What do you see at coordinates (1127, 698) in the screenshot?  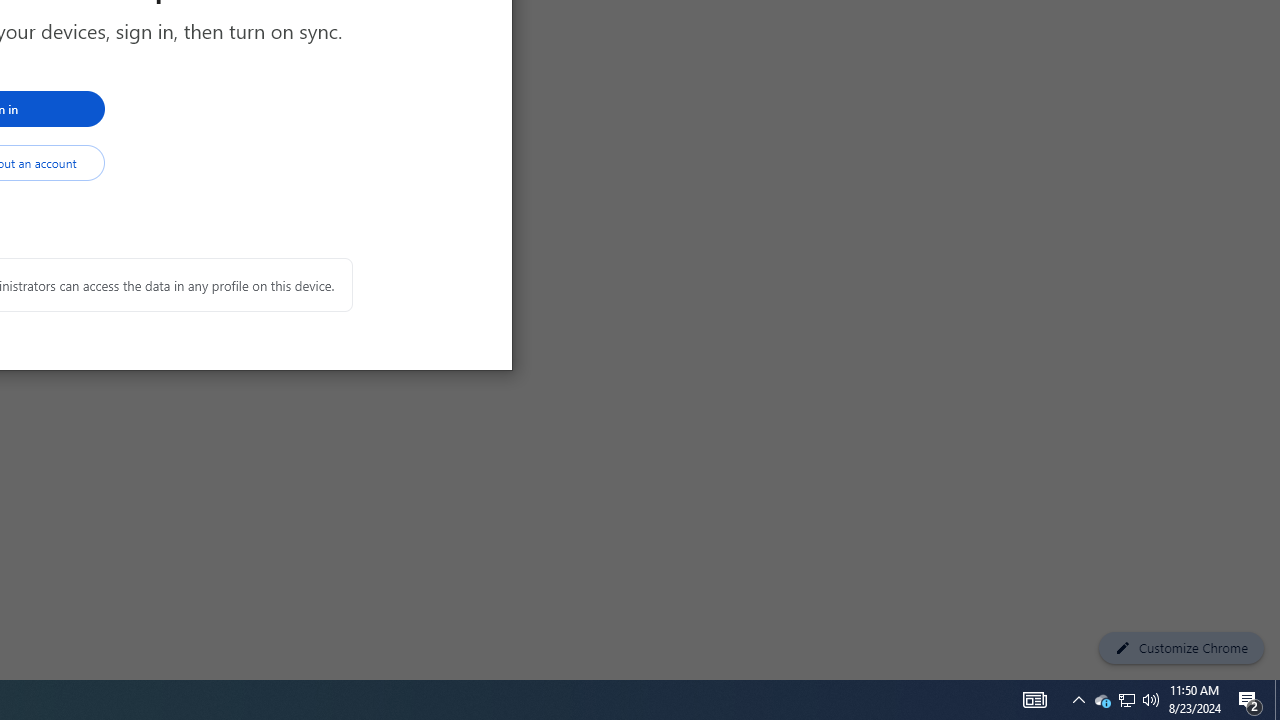 I see `'User Promoted Notification Area'` at bounding box center [1127, 698].